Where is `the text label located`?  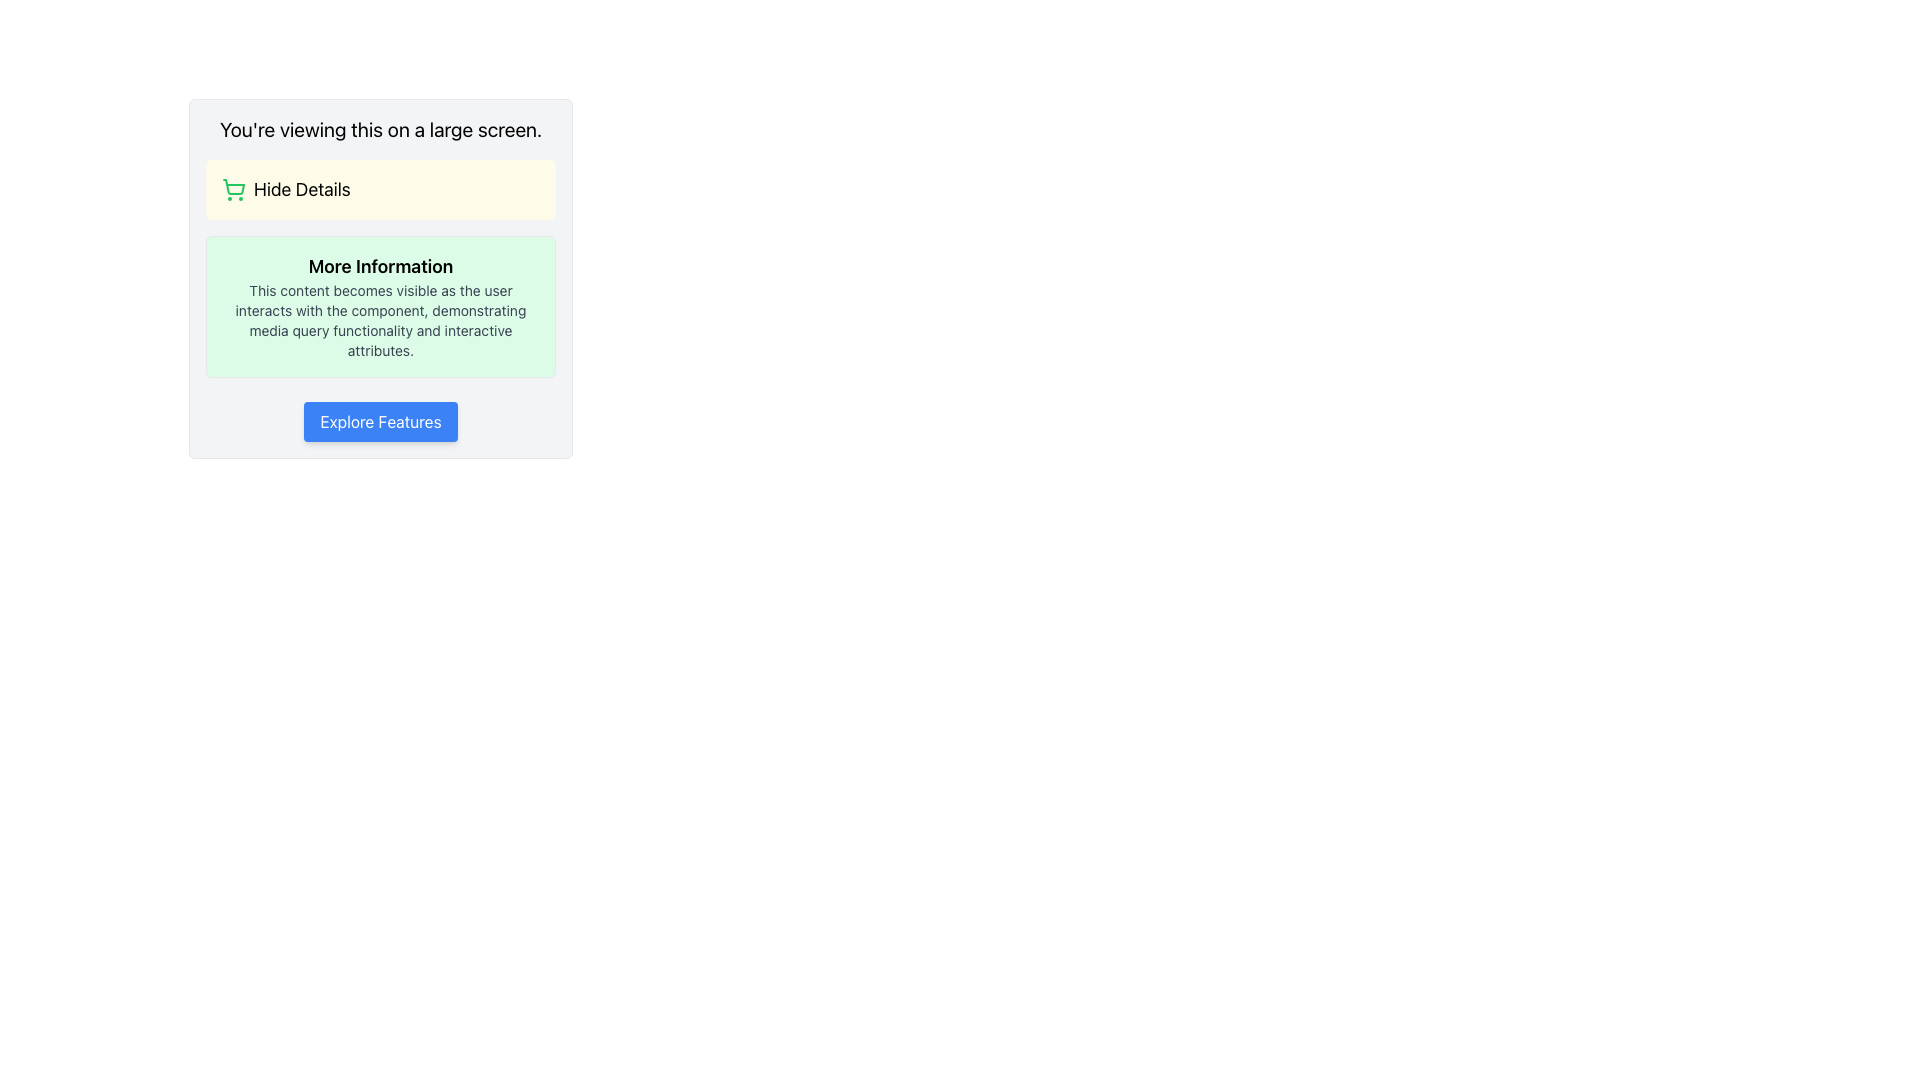 the text label located is located at coordinates (301, 189).